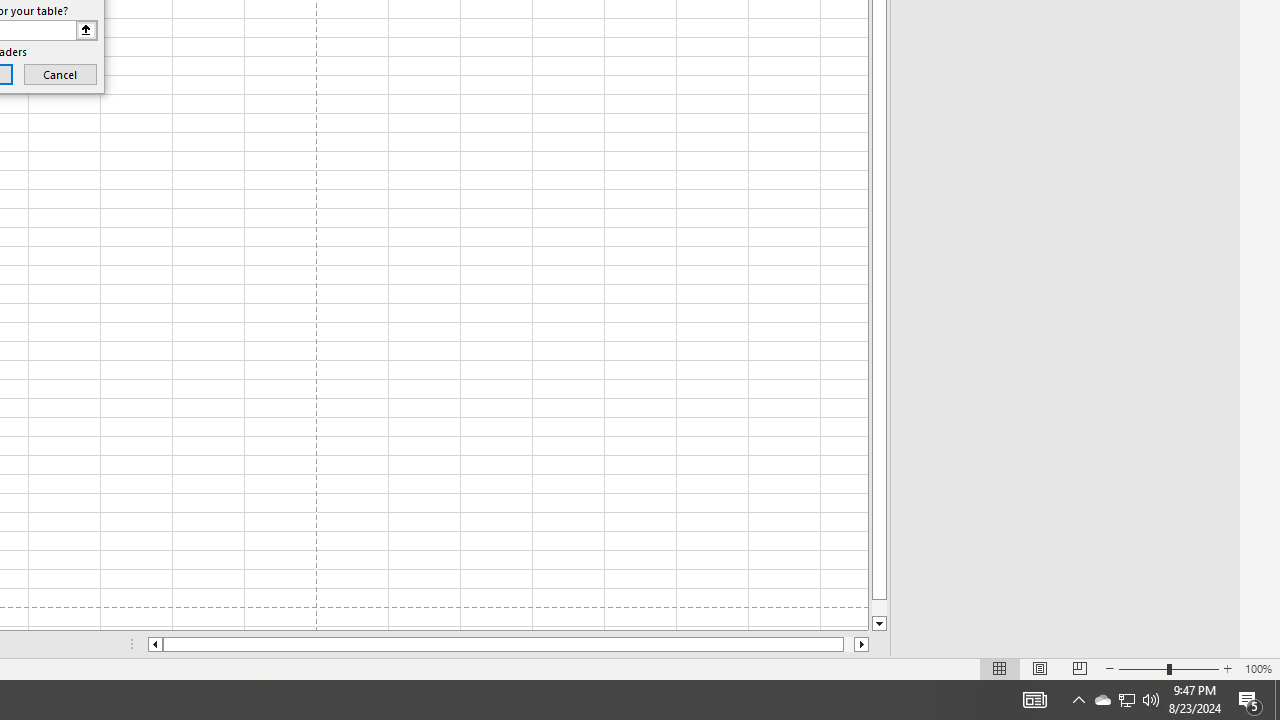 The image size is (1280, 720). Describe the element at coordinates (879, 623) in the screenshot. I see `'Line down'` at that location.